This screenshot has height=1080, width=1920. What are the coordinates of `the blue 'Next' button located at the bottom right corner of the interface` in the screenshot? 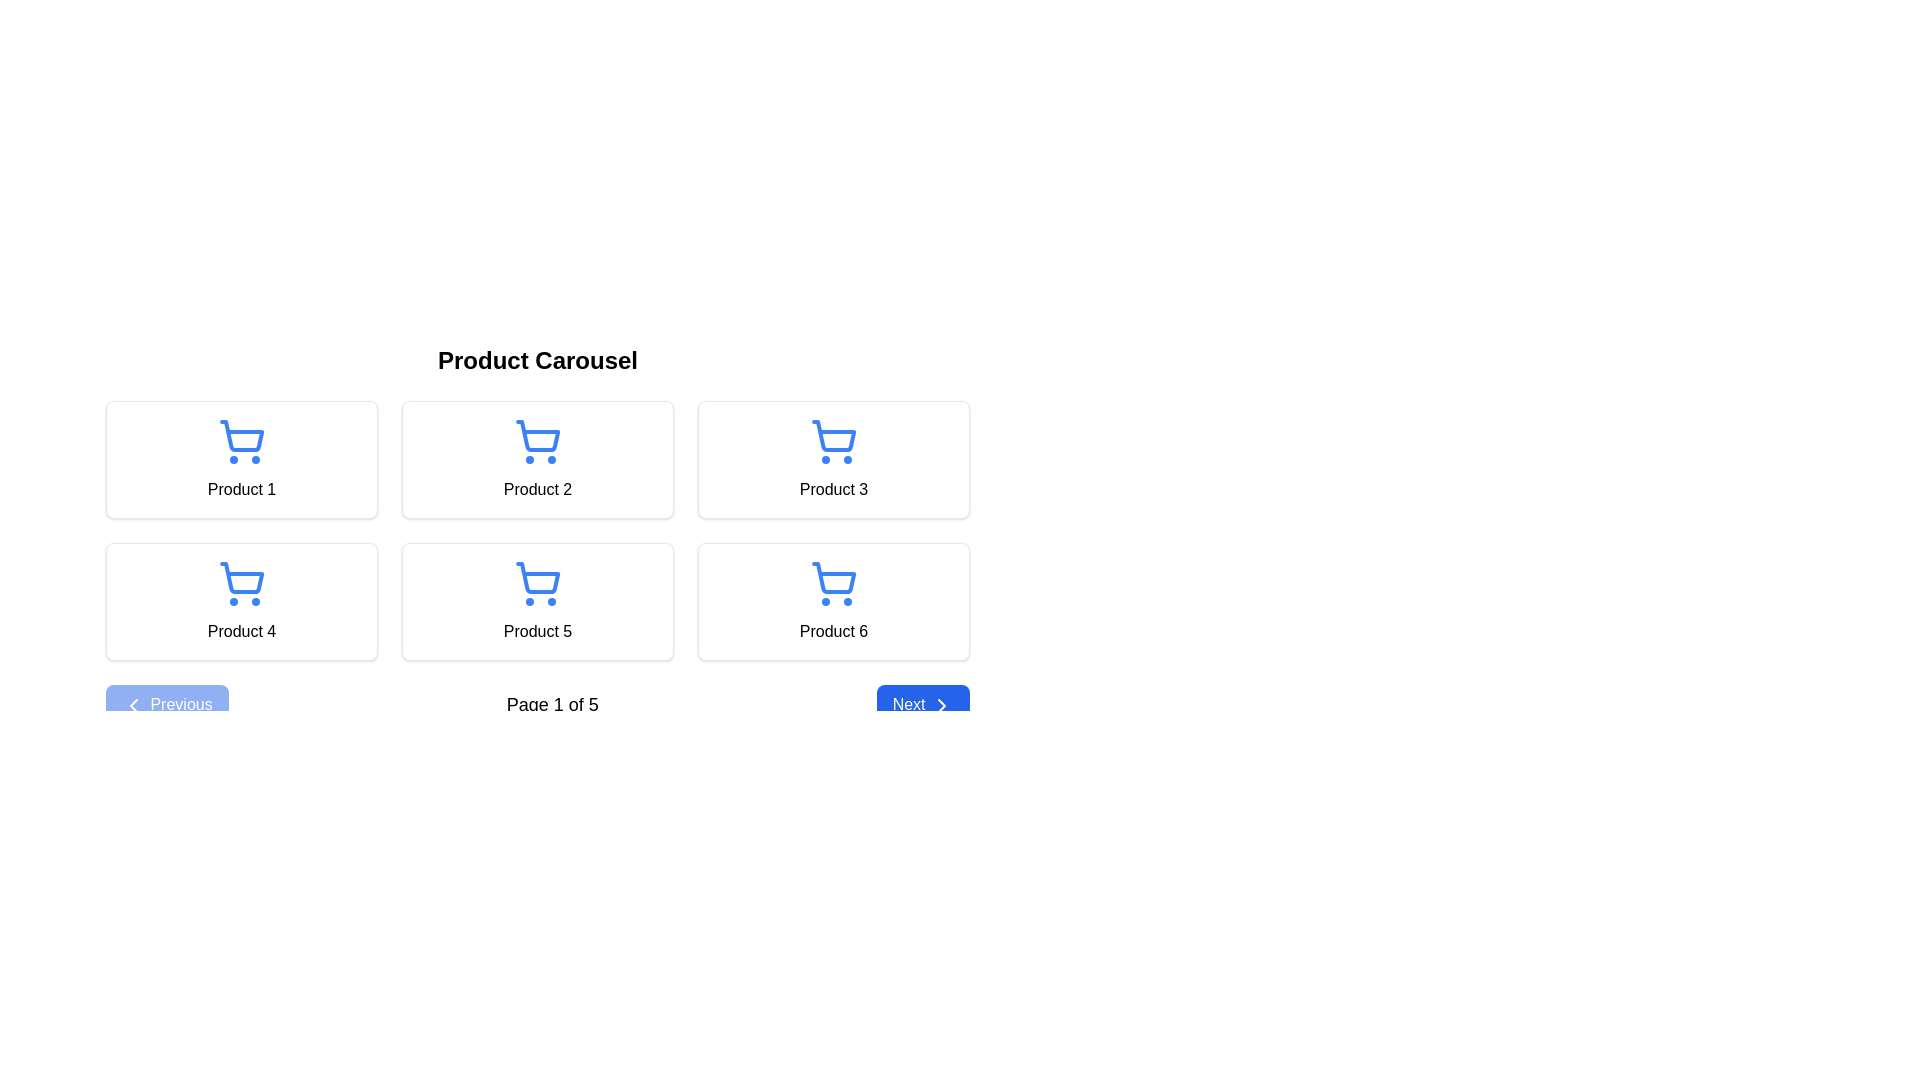 It's located at (922, 704).